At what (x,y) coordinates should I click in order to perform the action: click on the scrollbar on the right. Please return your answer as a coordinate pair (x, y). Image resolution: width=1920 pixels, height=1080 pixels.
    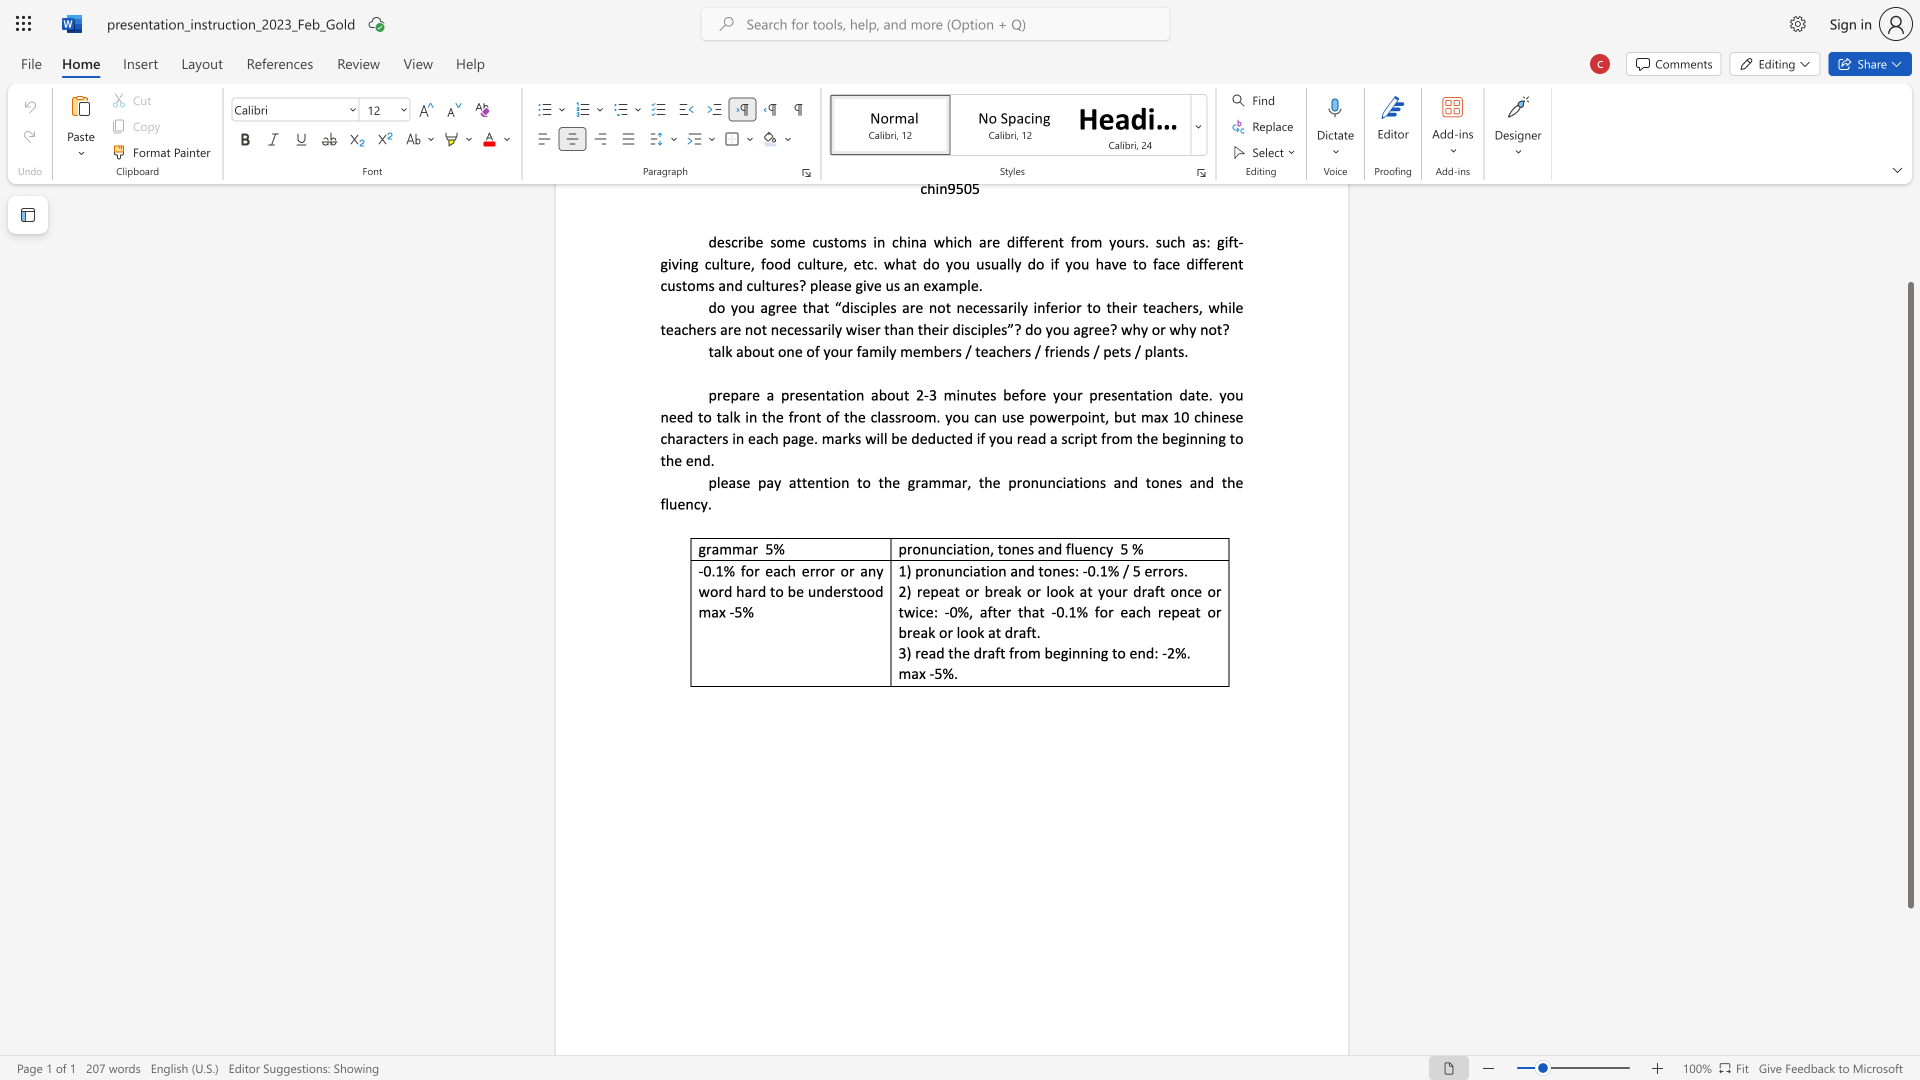
    Looking at the image, I should click on (1909, 229).